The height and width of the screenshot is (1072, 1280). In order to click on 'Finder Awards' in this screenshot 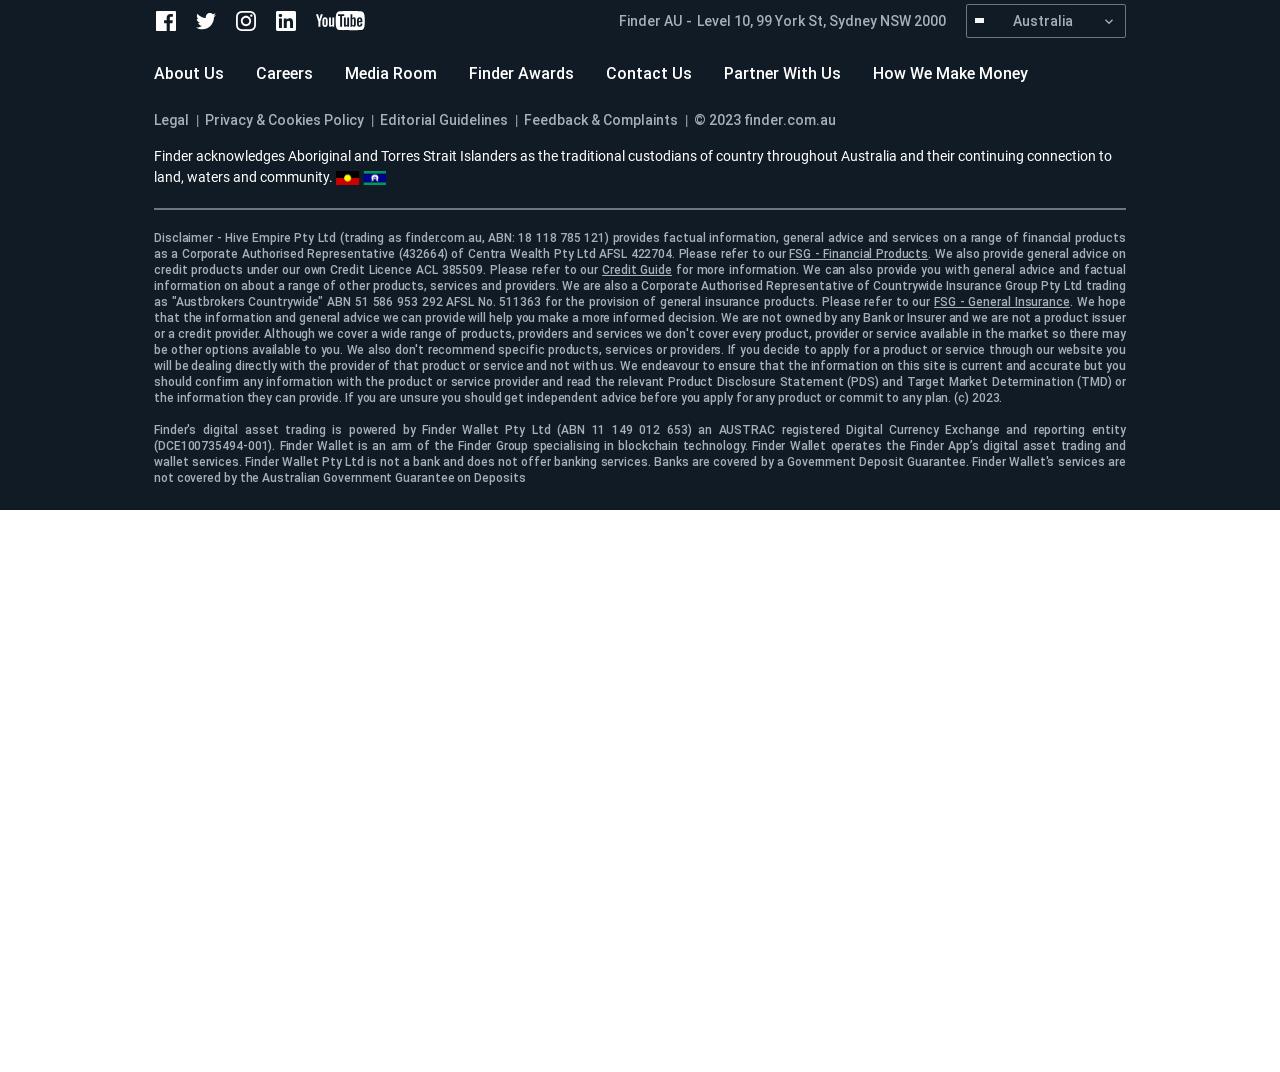, I will do `click(521, 72)`.